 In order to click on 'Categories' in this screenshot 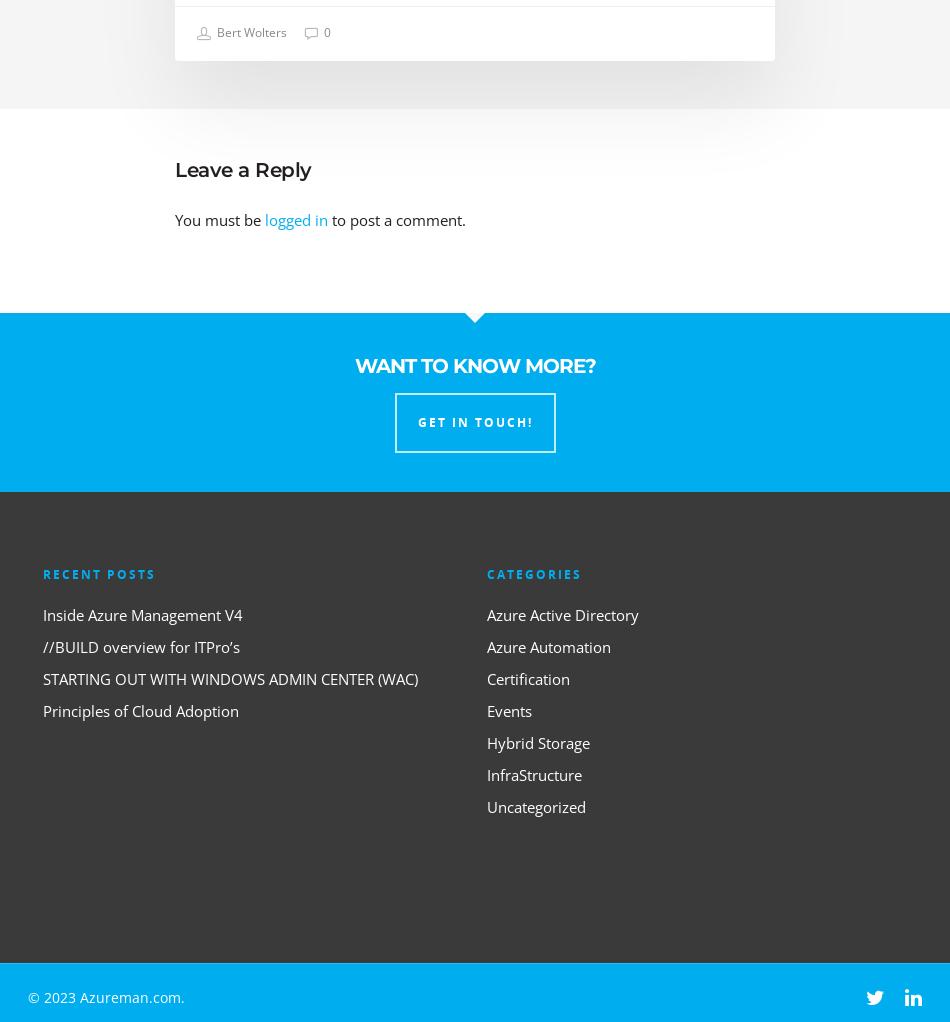, I will do `click(534, 573)`.